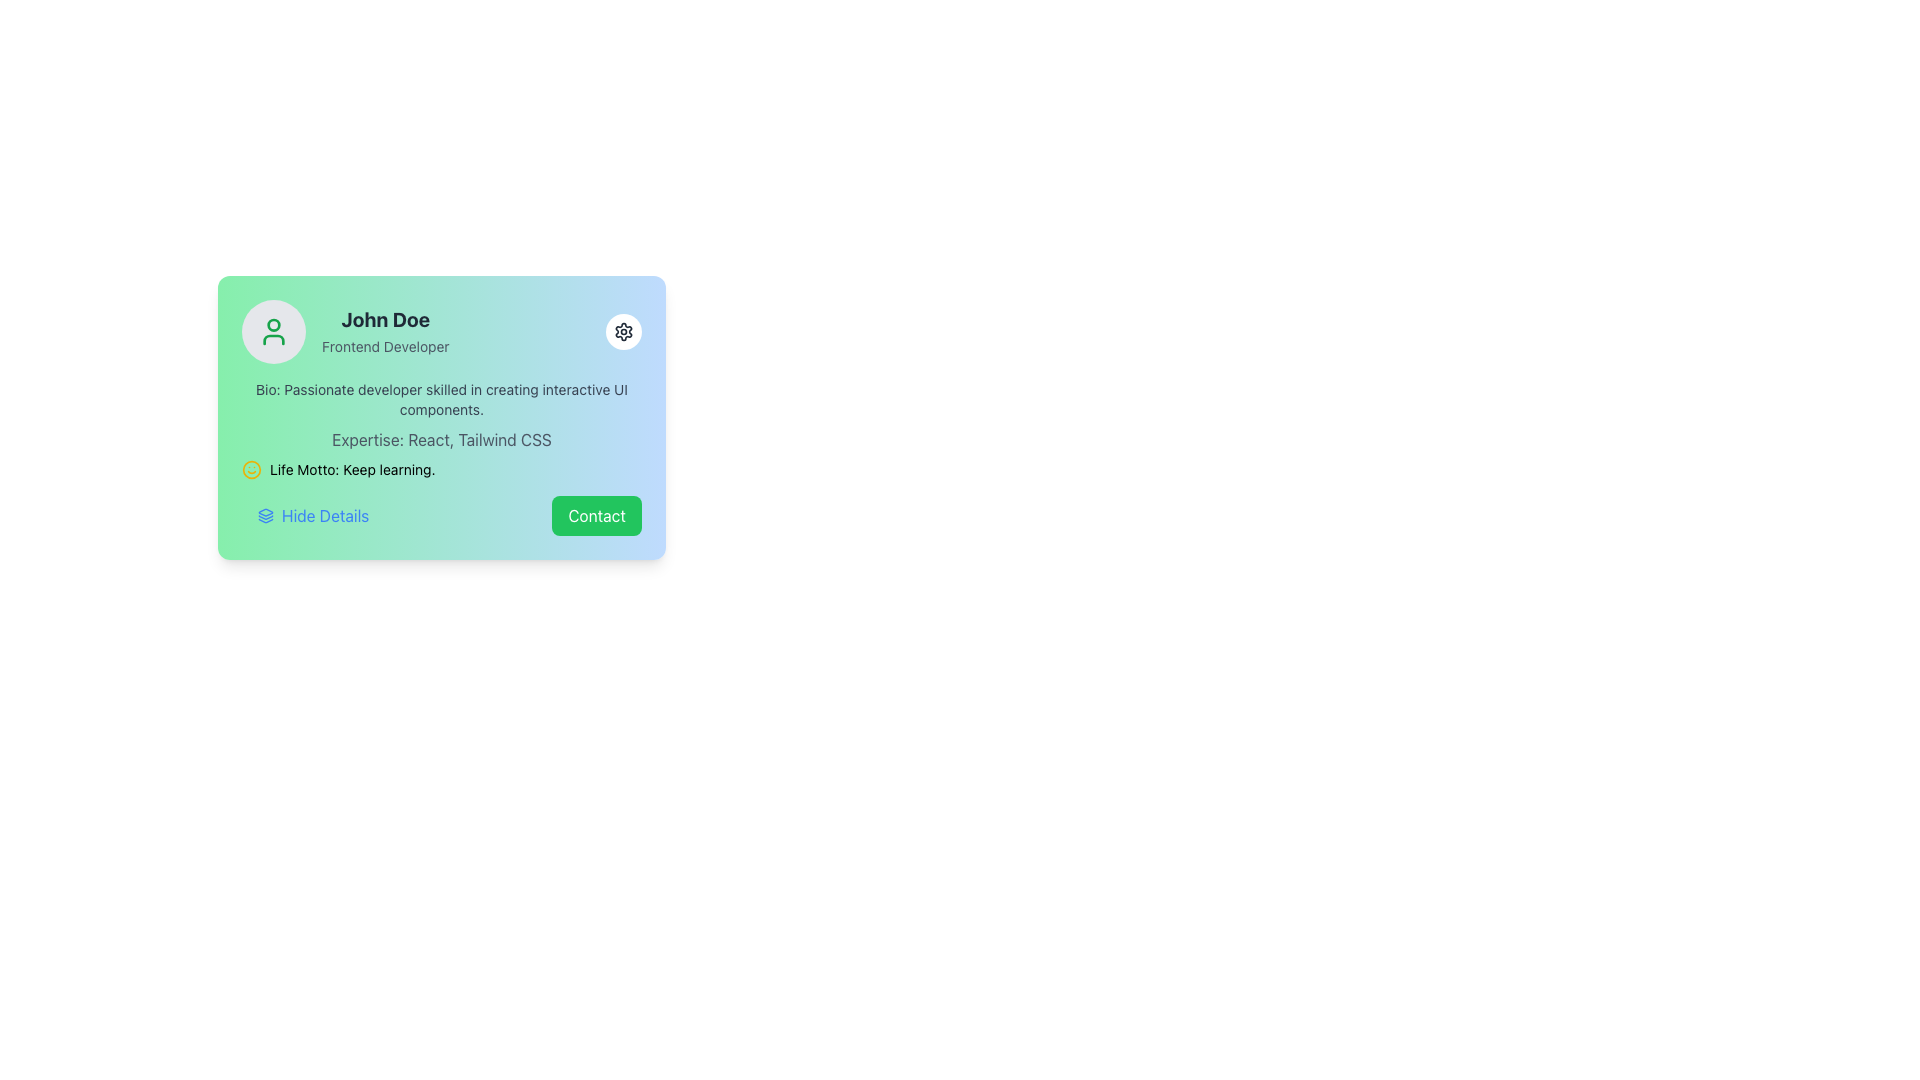  I want to click on the stacked layers icon located next to the 'Hide Details' text at the bottom-left of the user profile card, so click(264, 515).